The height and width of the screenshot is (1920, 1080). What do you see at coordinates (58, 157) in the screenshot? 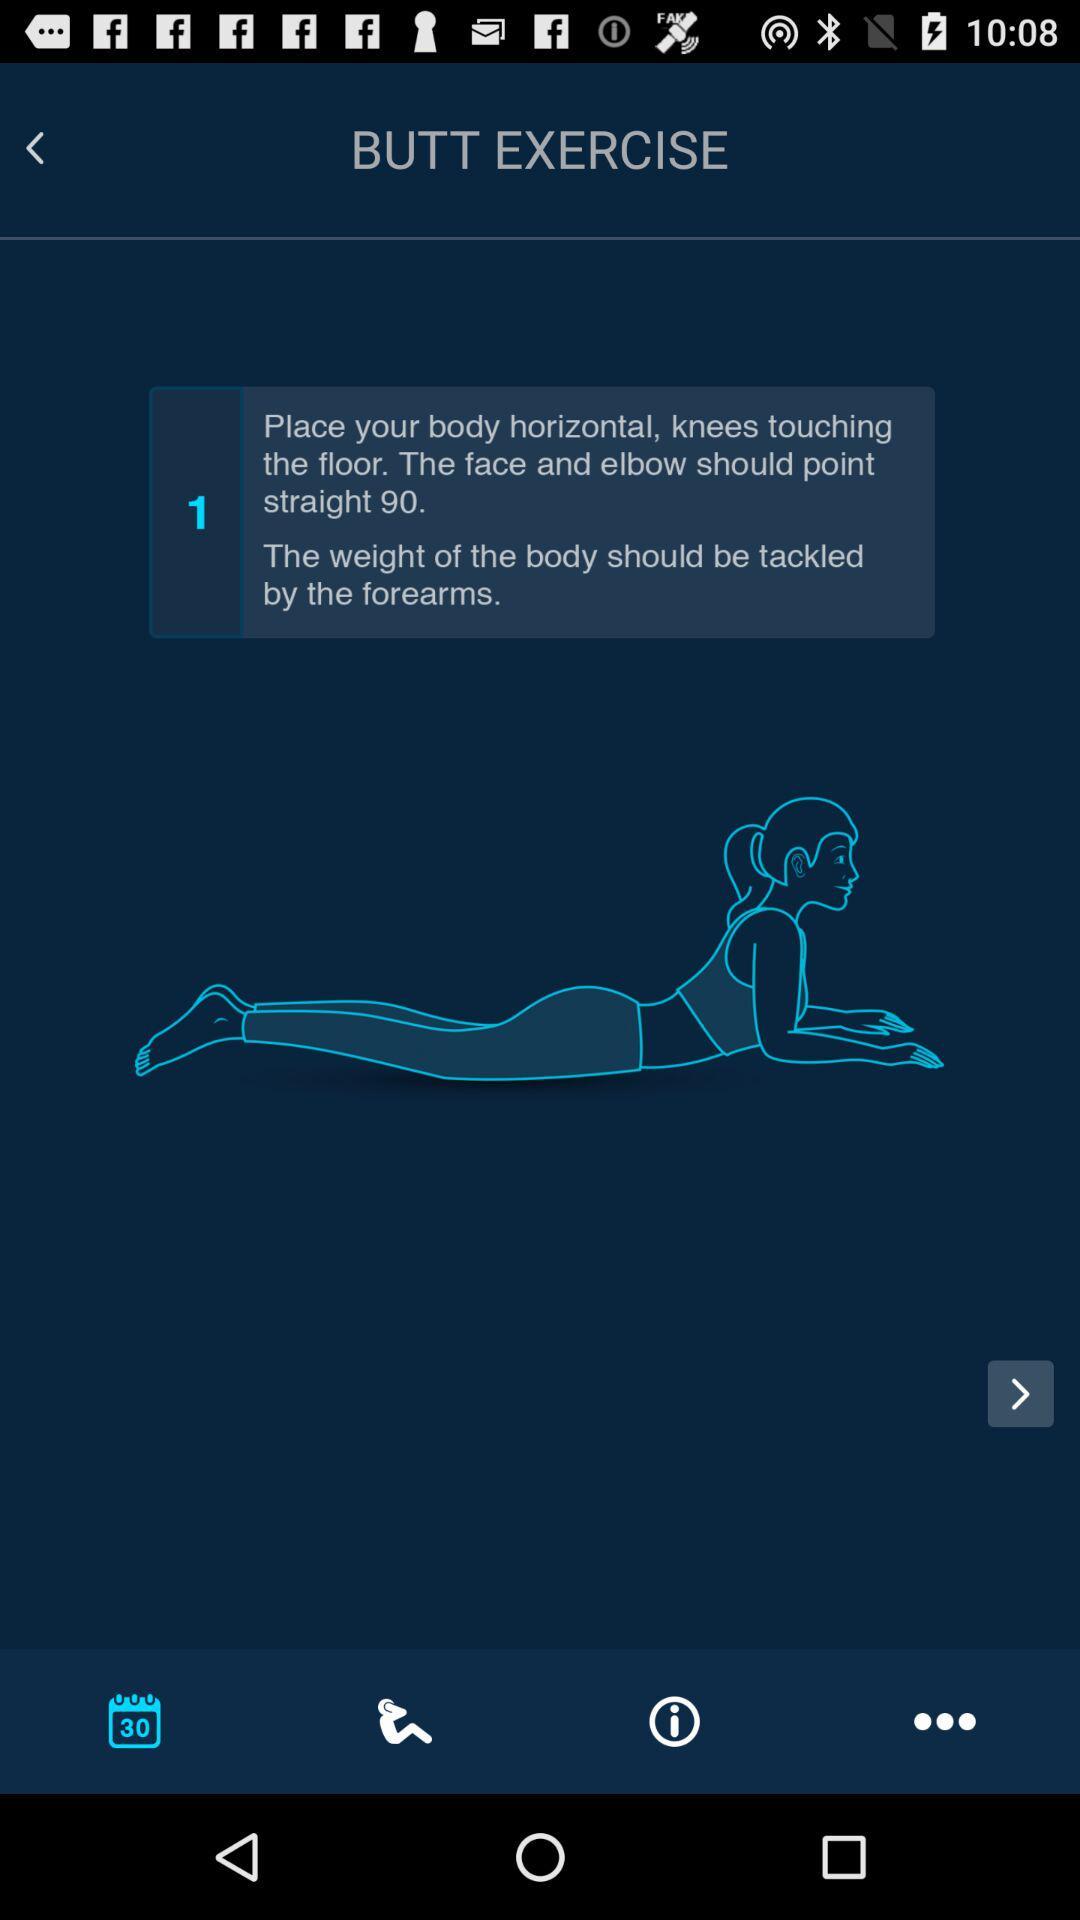
I see `the arrow_backward icon` at bounding box center [58, 157].